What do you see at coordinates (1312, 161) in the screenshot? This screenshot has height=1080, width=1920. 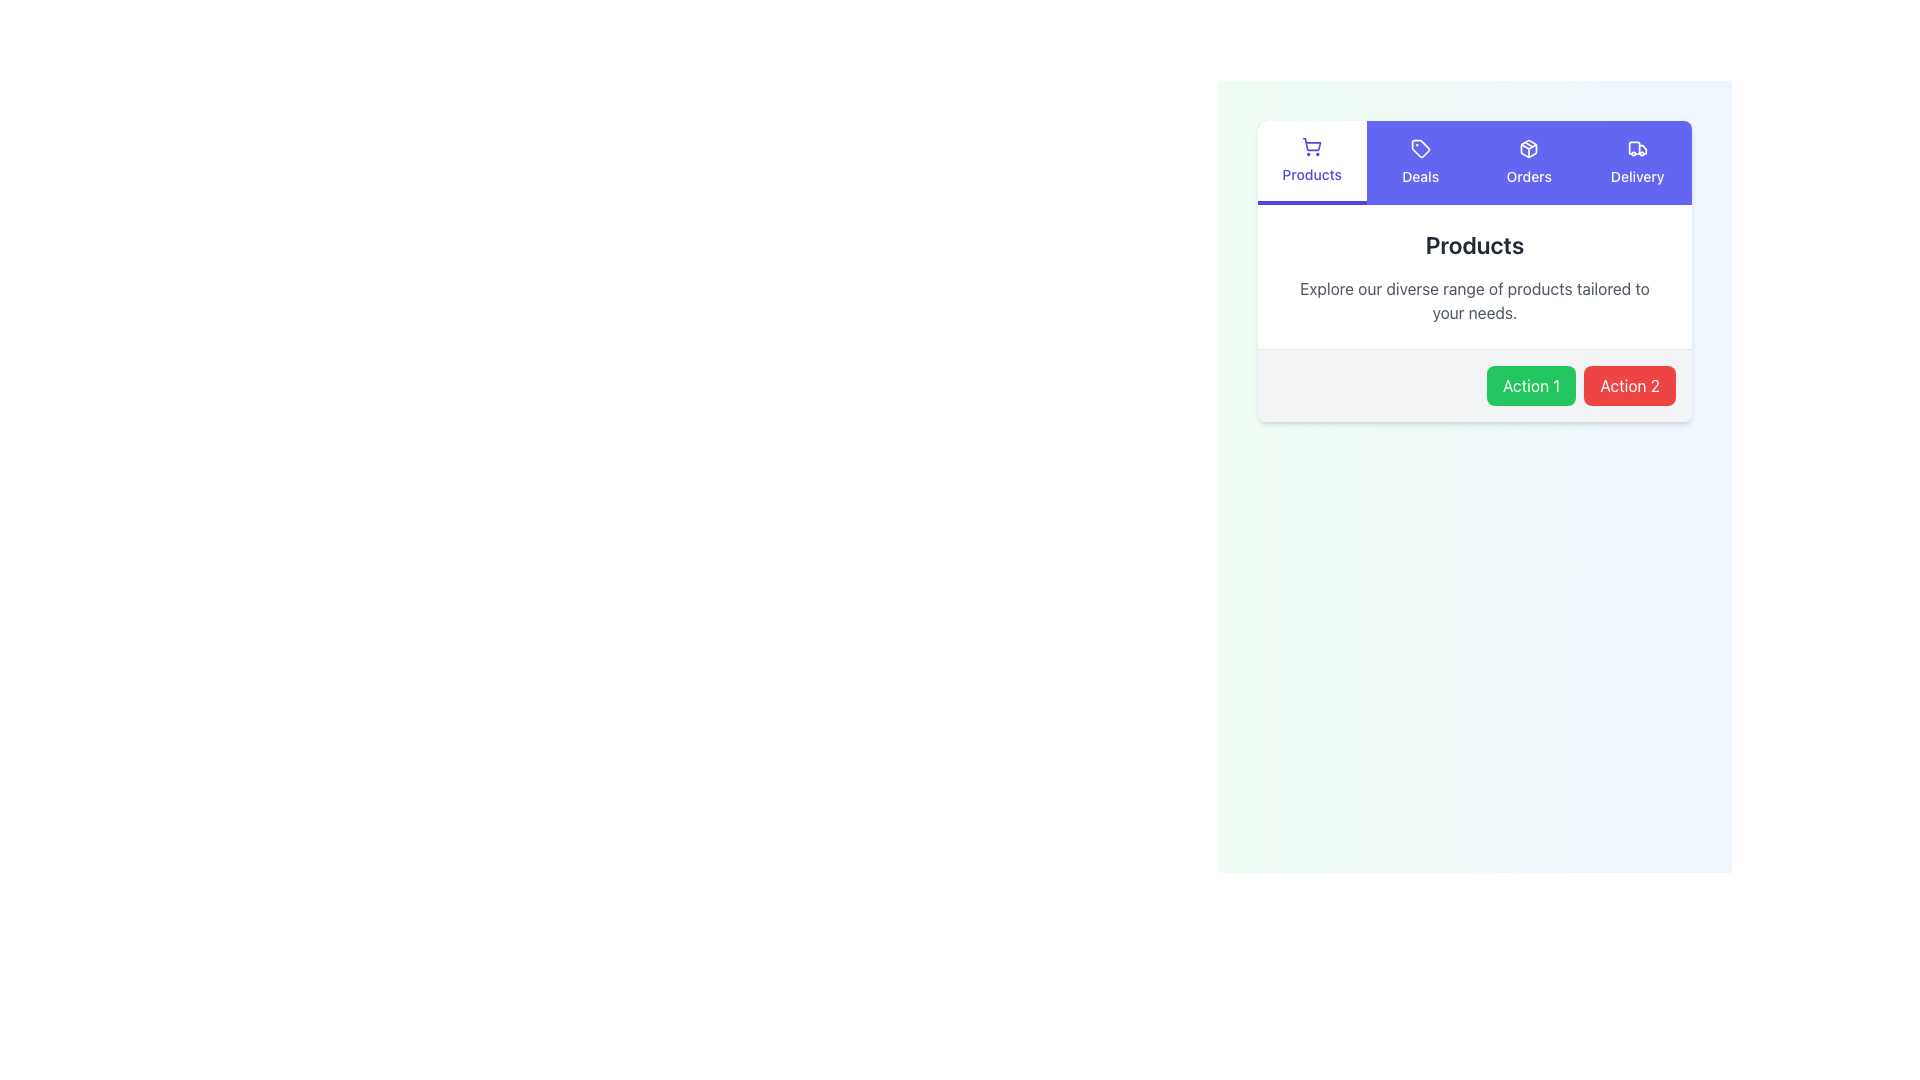 I see `the 'Products' button, which is a rectangular button with a white background, indigo borders, and contains a shopping cart icon with an indigo 'Products' label below it, located at the top of the interface as the first in a row of four buttons` at bounding box center [1312, 161].